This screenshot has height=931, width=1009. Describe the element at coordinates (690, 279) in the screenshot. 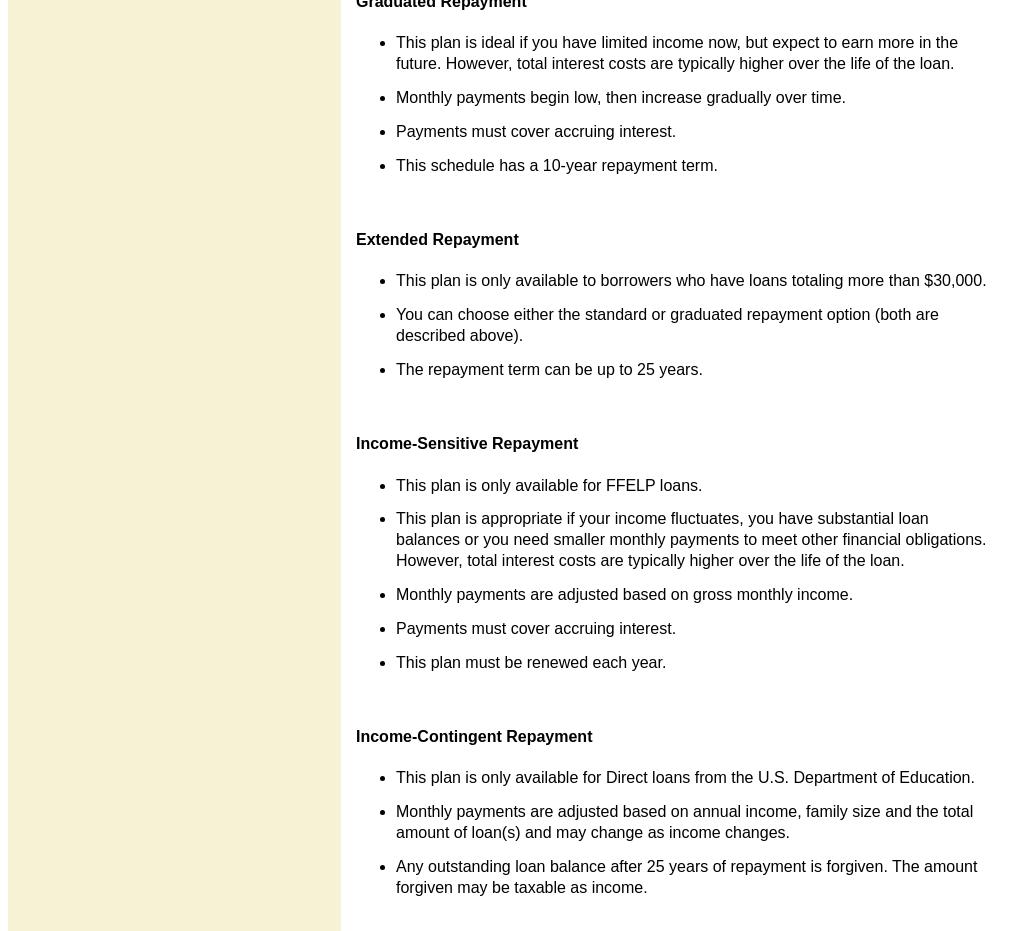

I see `'This plan is only available to borrowers who have loans totaling more than $30,000.'` at that location.